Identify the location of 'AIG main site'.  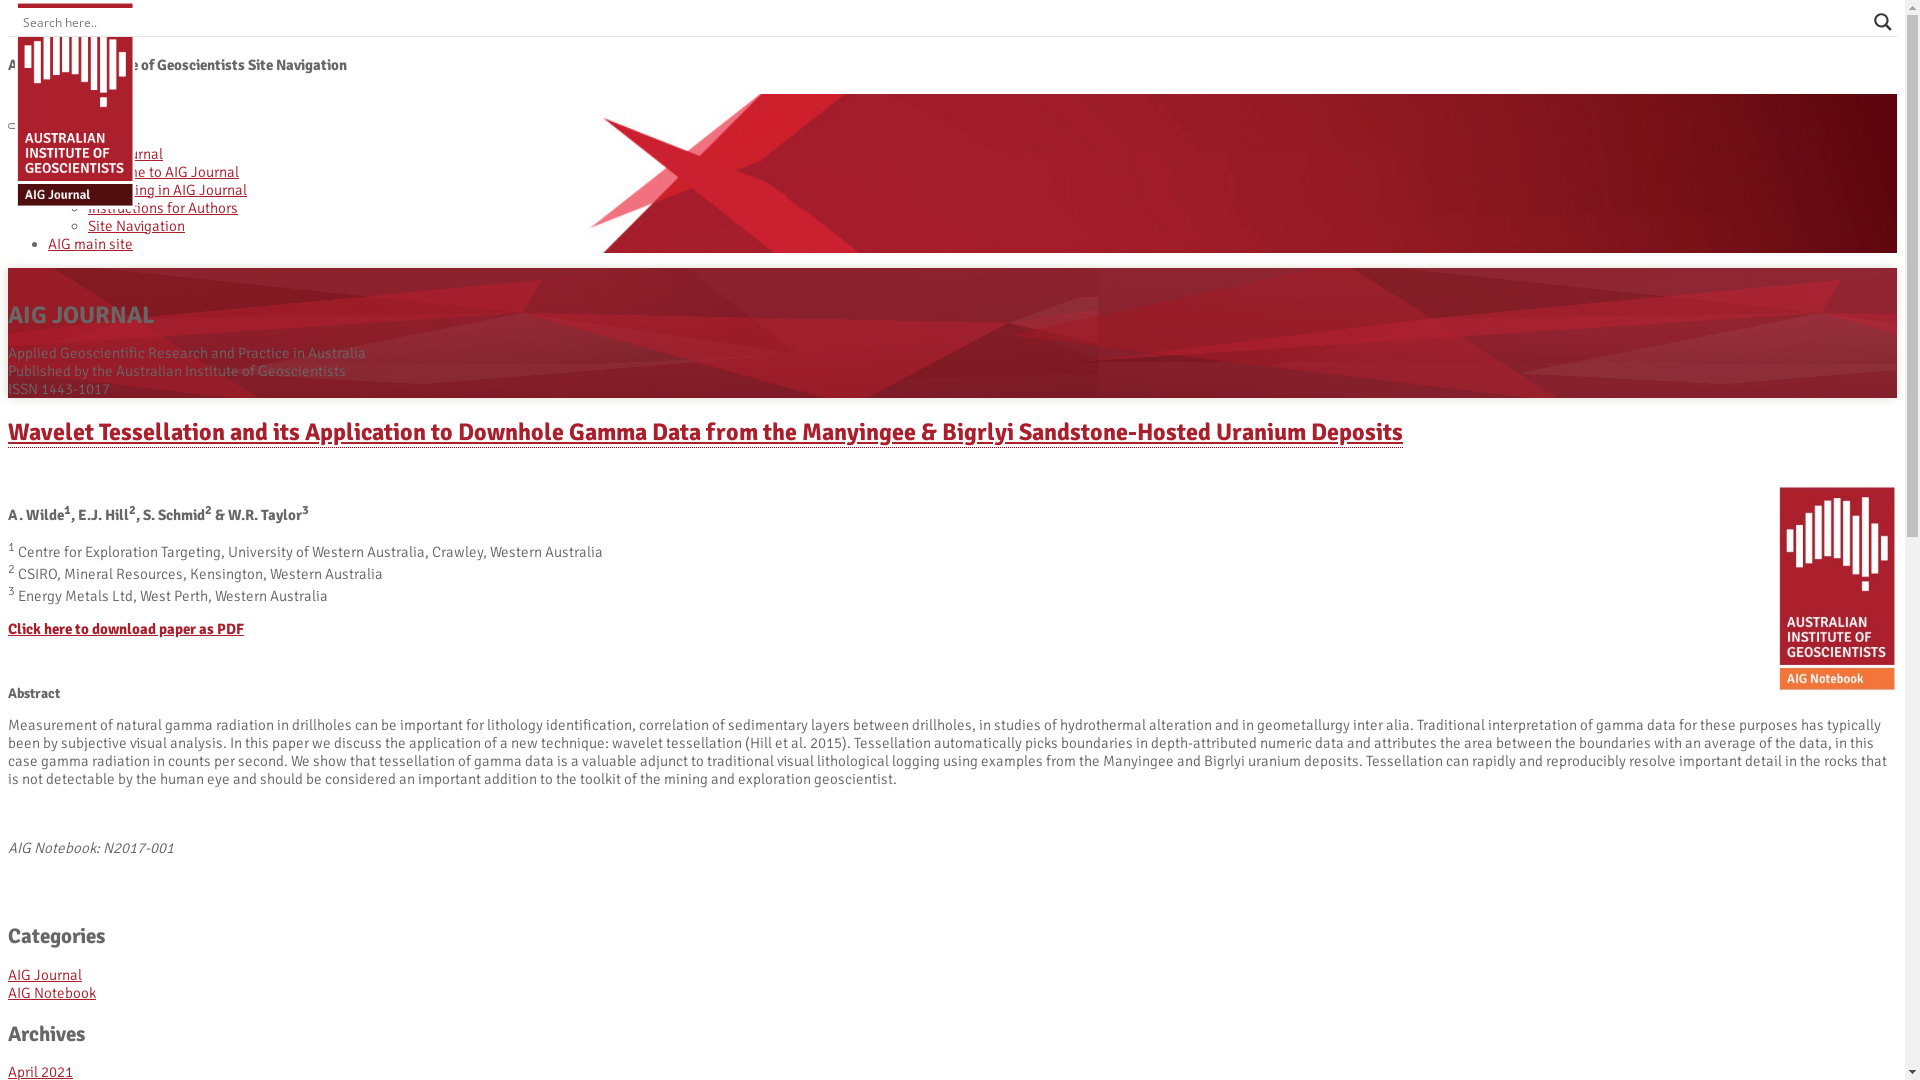
(89, 242).